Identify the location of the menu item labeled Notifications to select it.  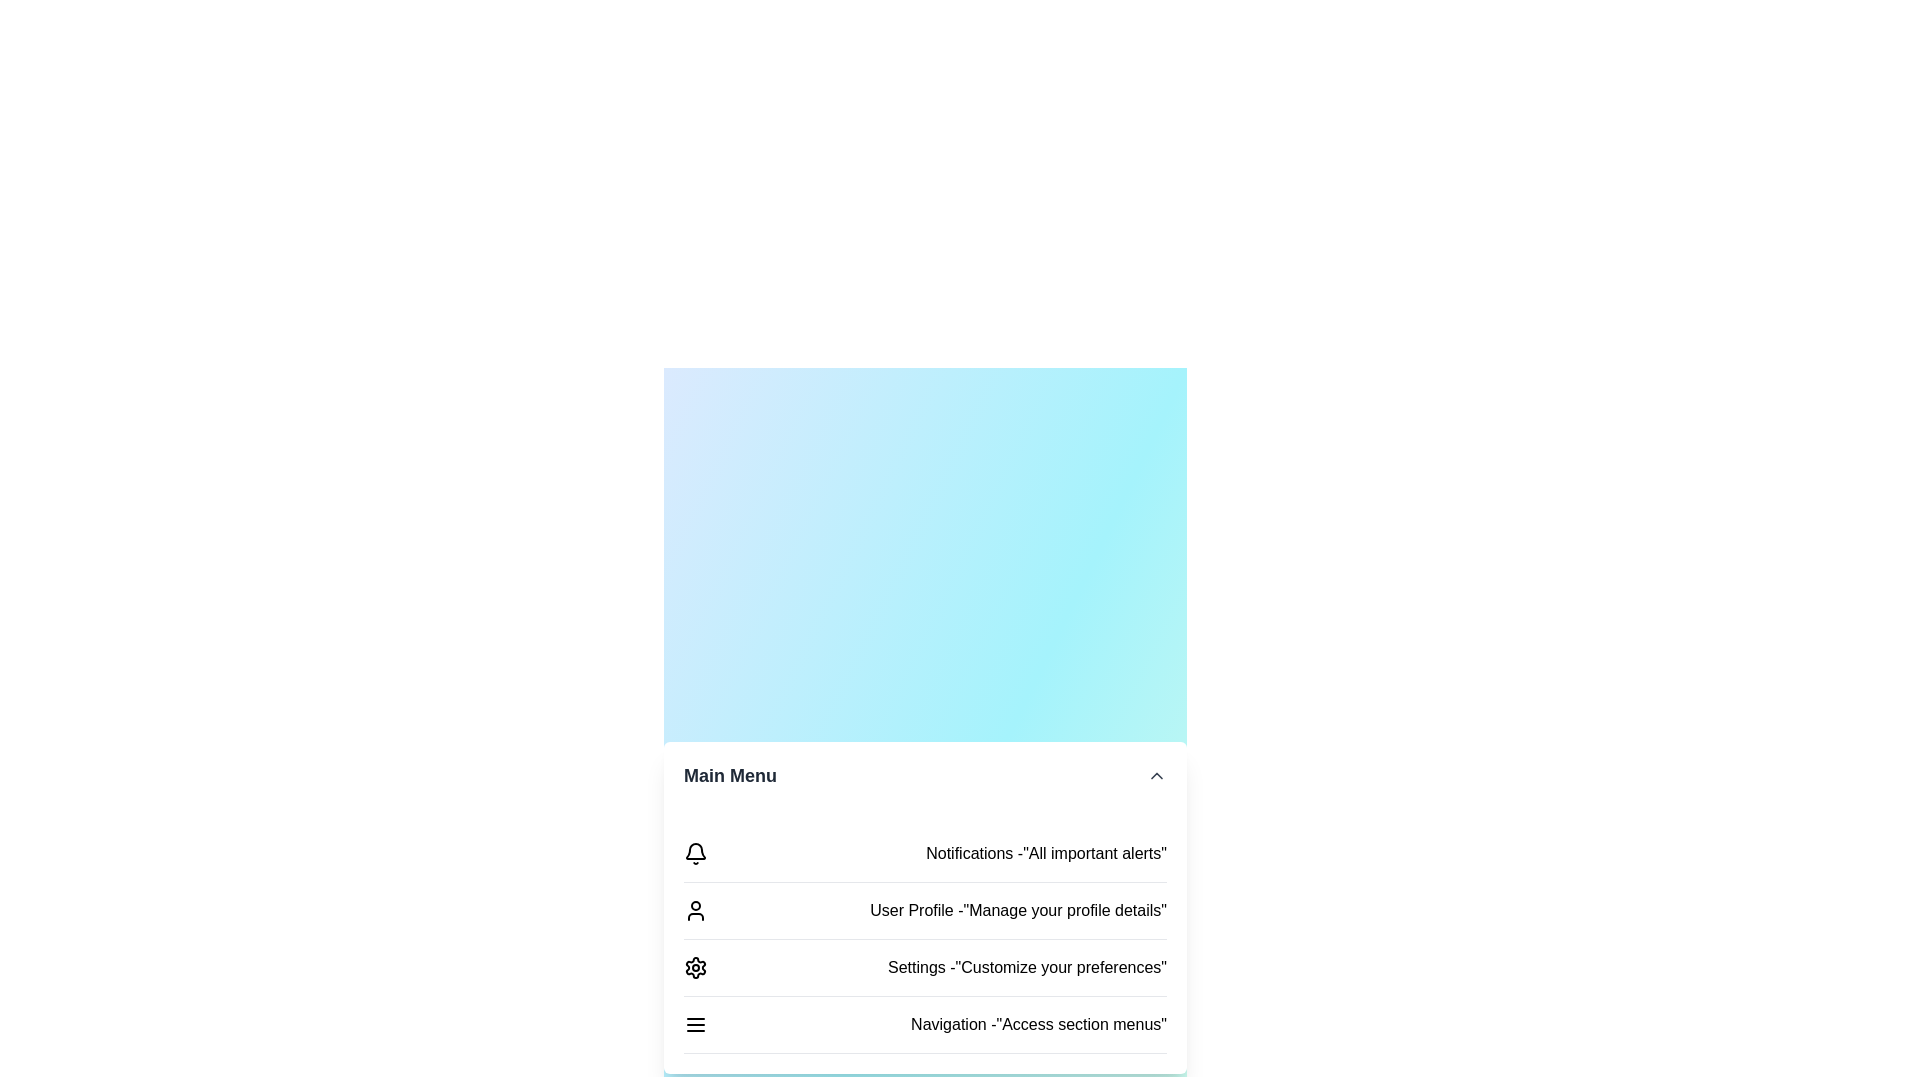
(696, 853).